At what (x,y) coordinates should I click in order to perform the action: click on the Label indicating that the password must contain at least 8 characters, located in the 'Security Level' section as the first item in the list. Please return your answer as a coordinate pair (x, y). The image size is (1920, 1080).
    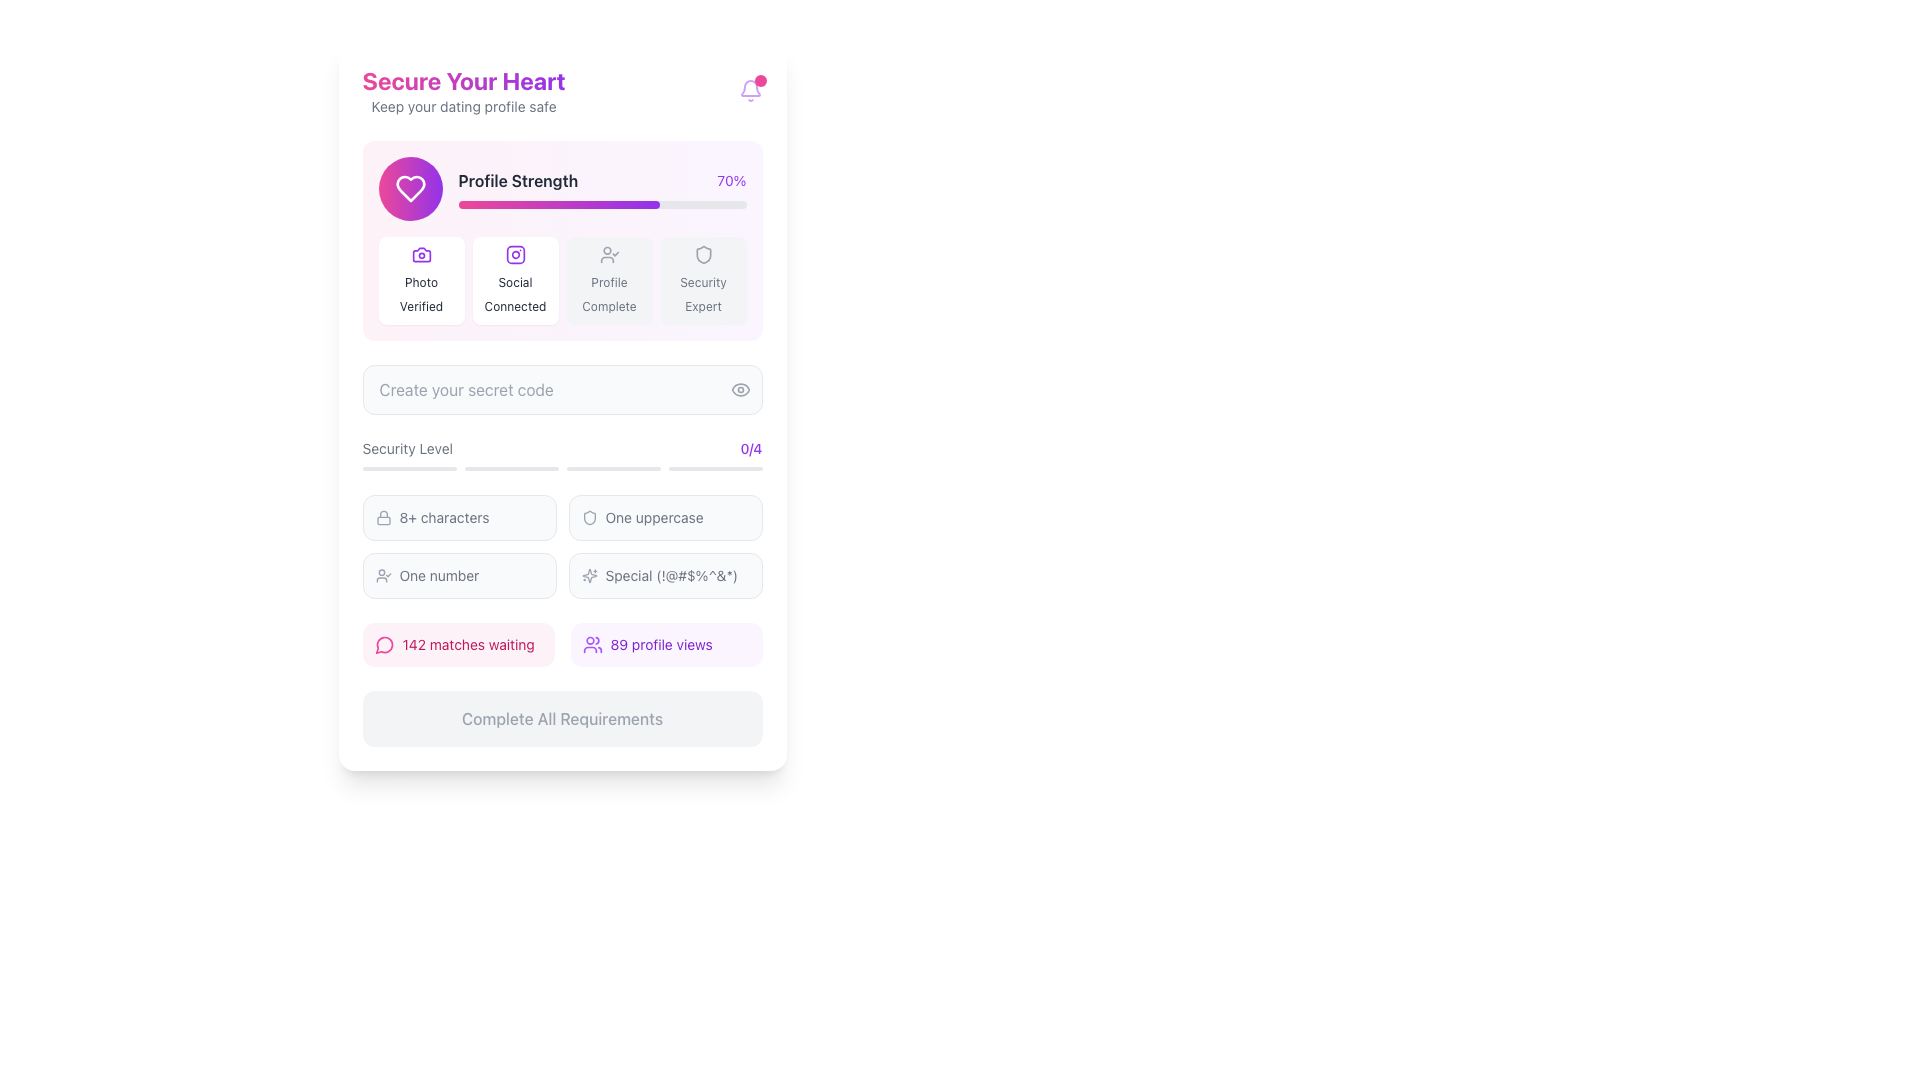
    Looking at the image, I should click on (458, 516).